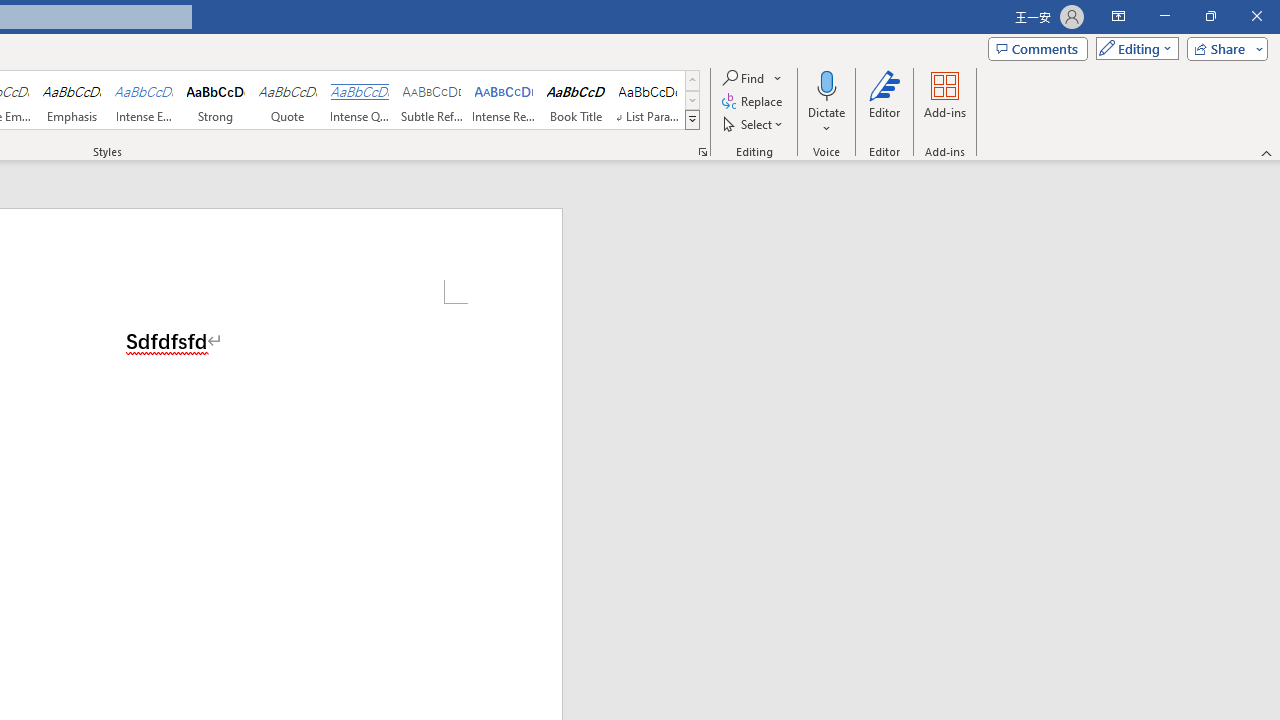  What do you see at coordinates (752, 77) in the screenshot?
I see `'Find'` at bounding box center [752, 77].